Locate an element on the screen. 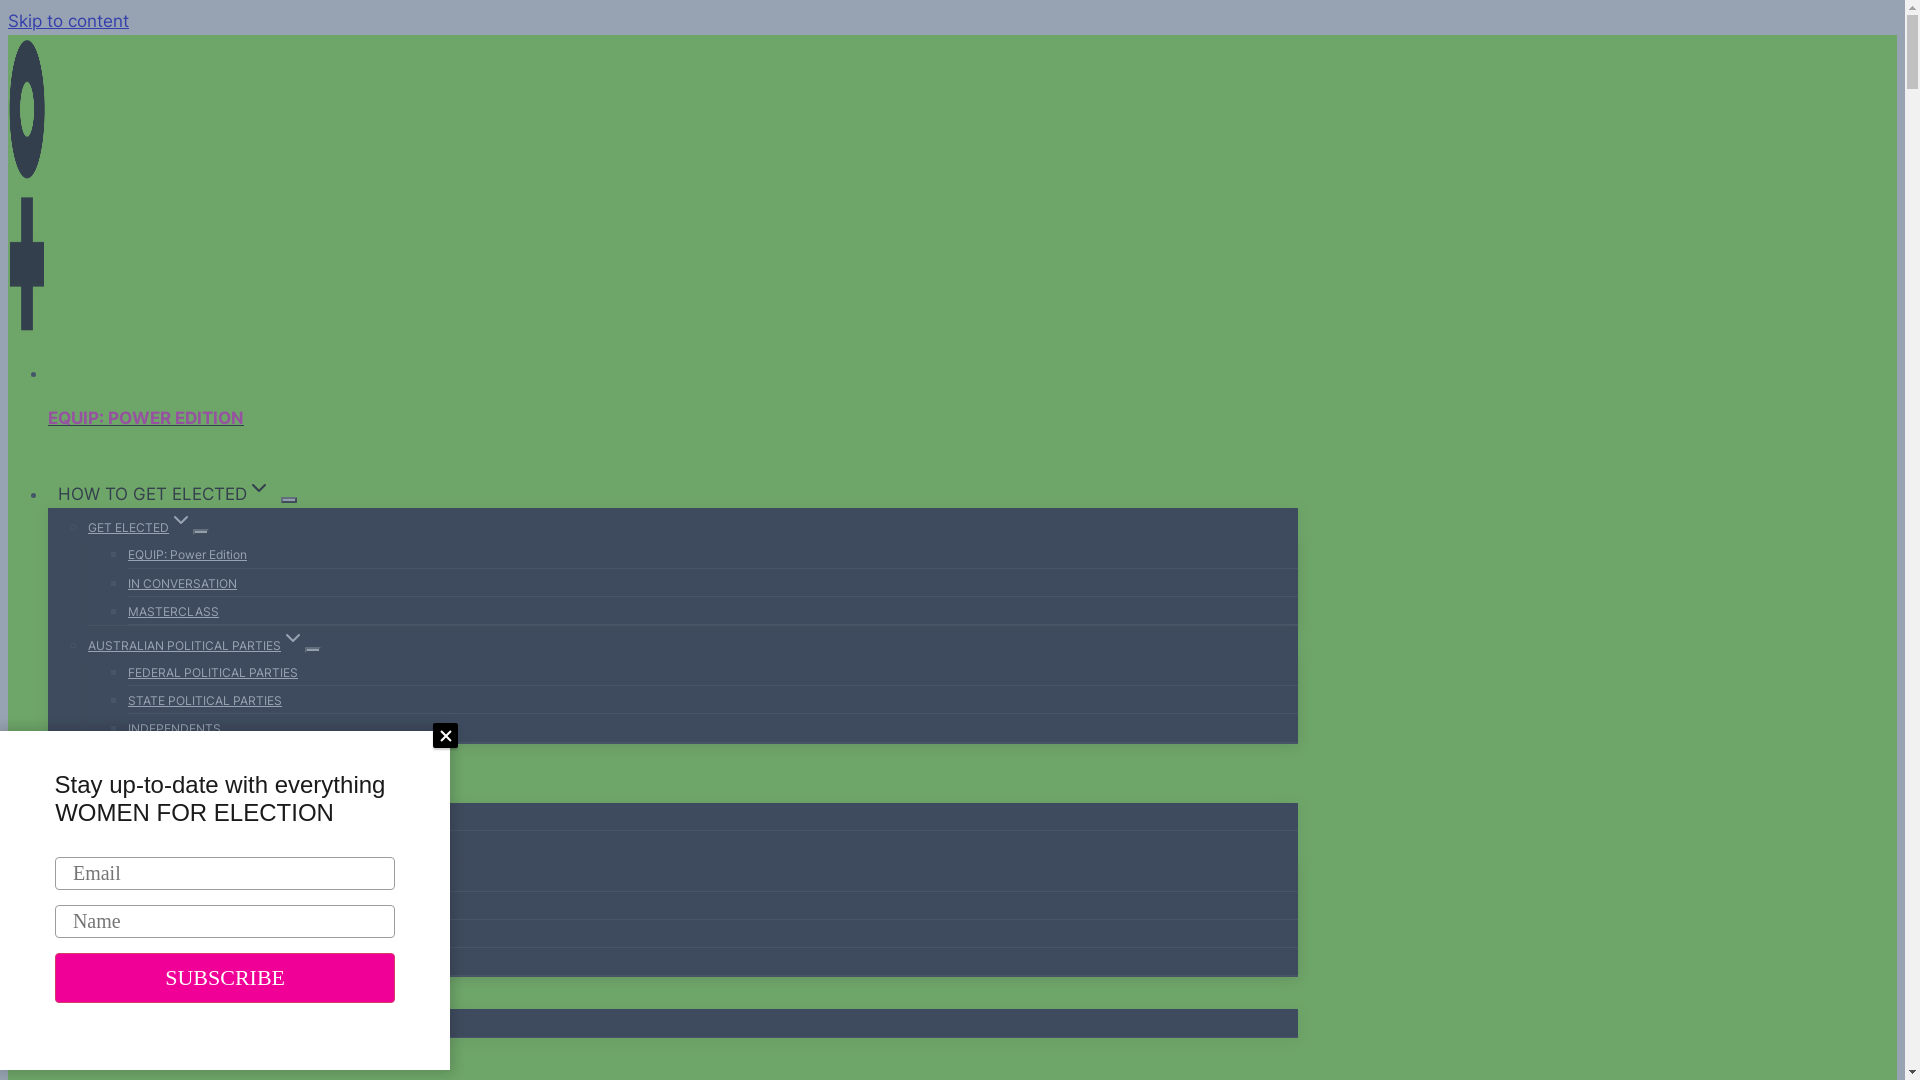  'OUR LEADERSHIP TEAM' is located at coordinates (197, 876).